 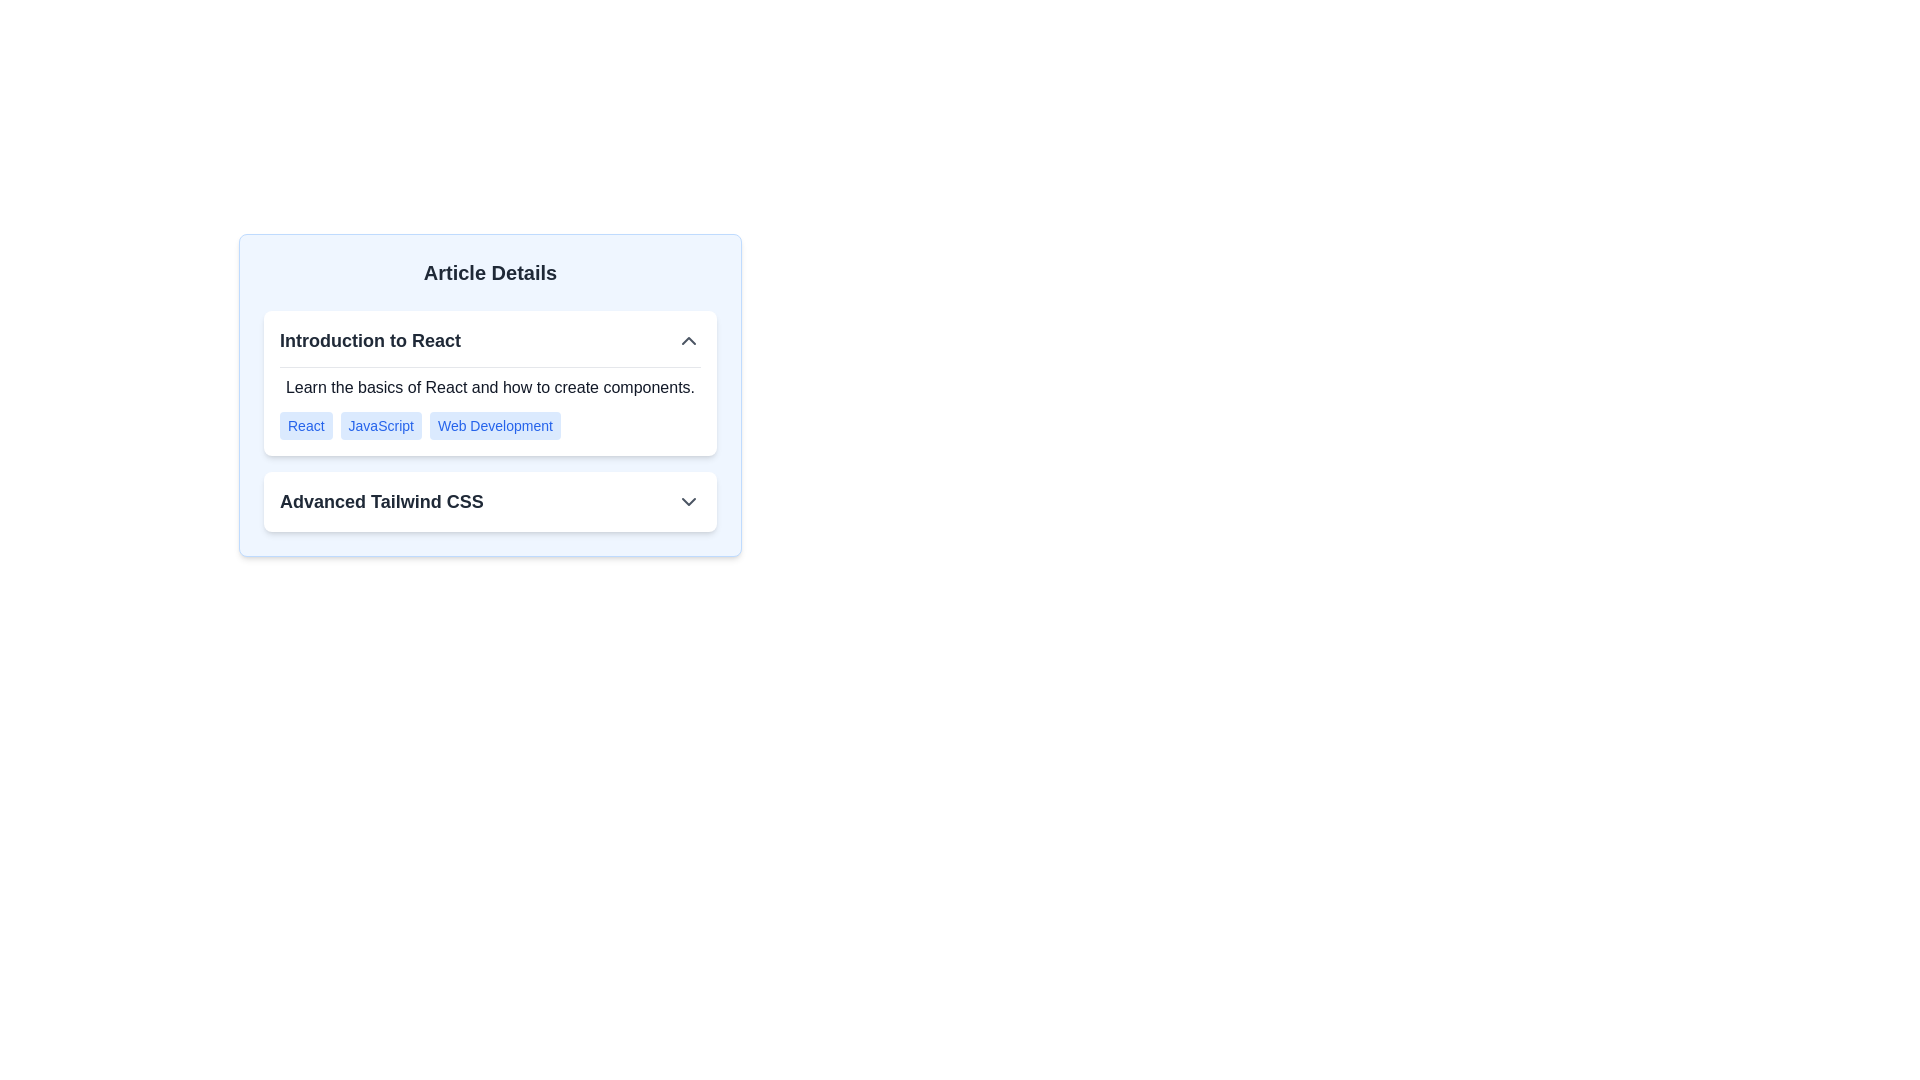 I want to click on the article preview card titled 'Introduction to React' located in the 'Article Details' section, positioned above the 'Advanced Tailwind CSS' card, so click(x=490, y=383).